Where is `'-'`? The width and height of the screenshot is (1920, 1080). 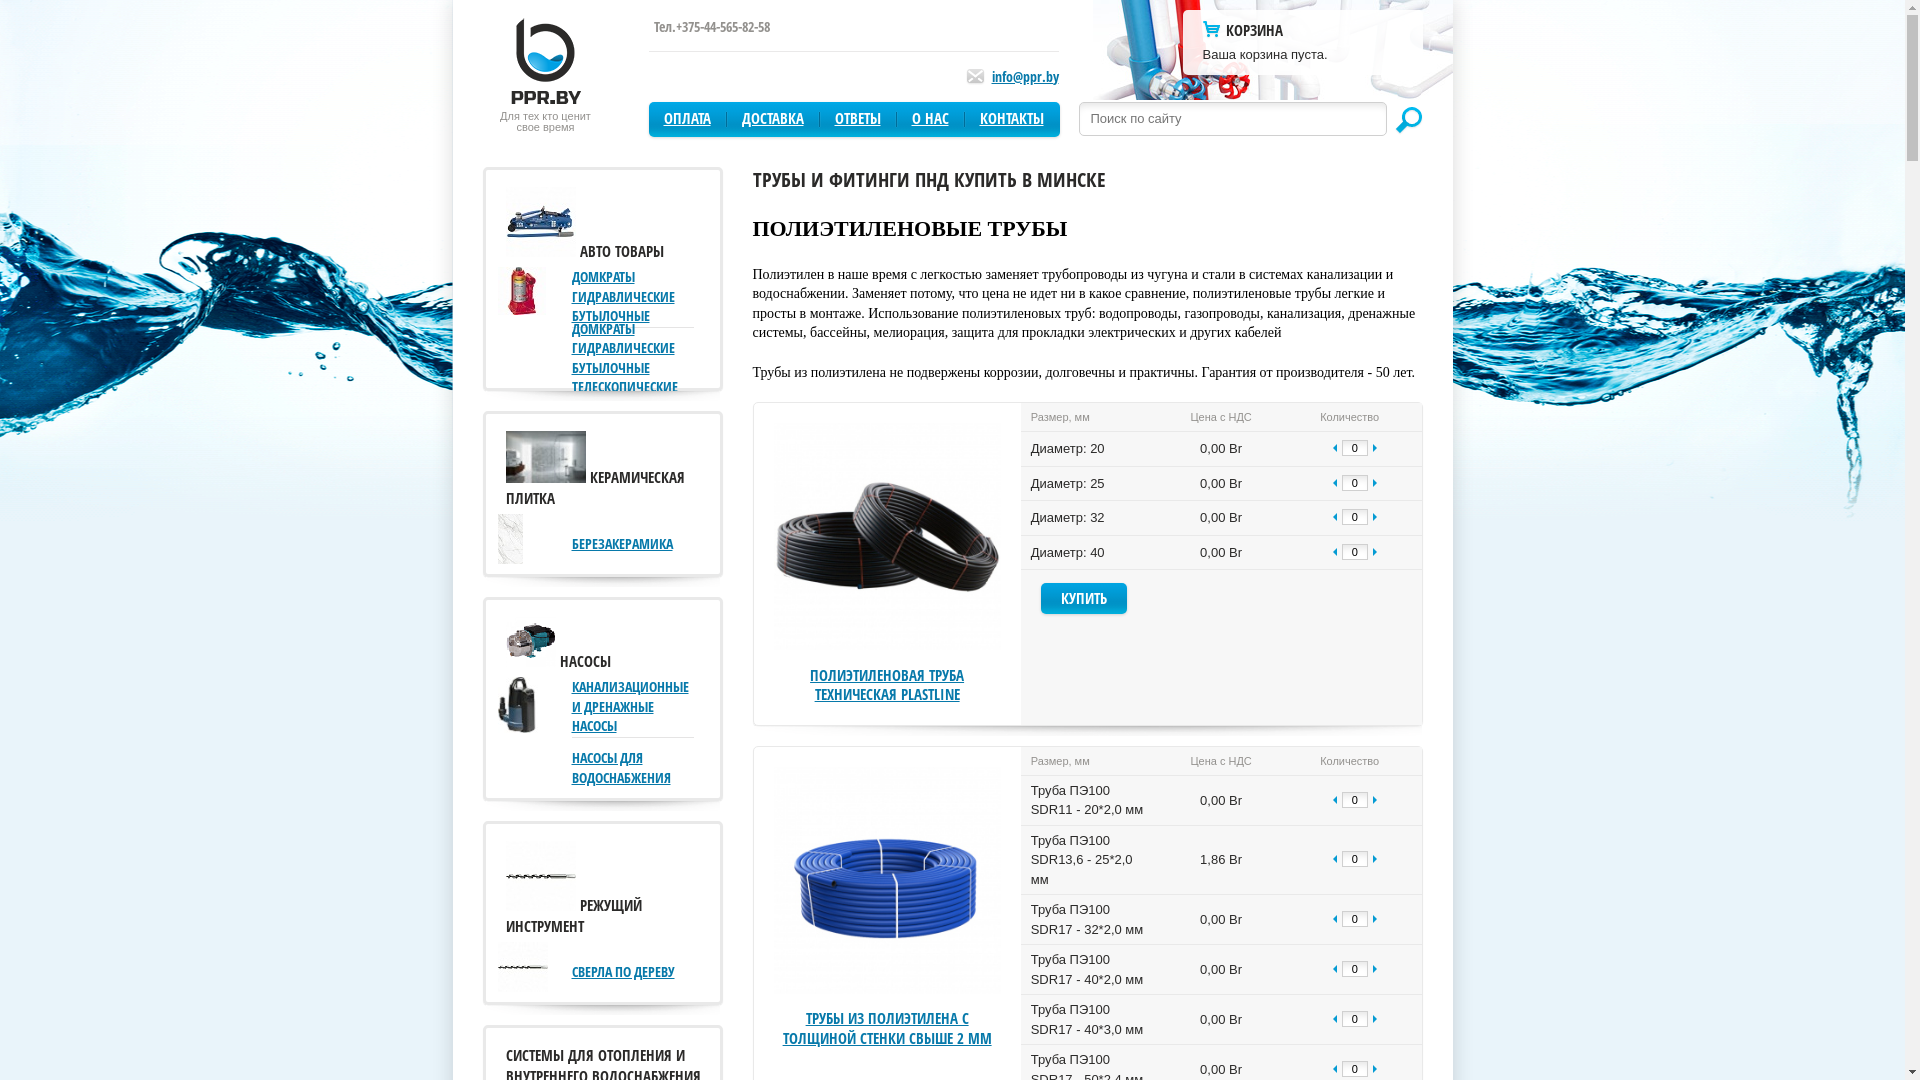
'-' is located at coordinates (1334, 968).